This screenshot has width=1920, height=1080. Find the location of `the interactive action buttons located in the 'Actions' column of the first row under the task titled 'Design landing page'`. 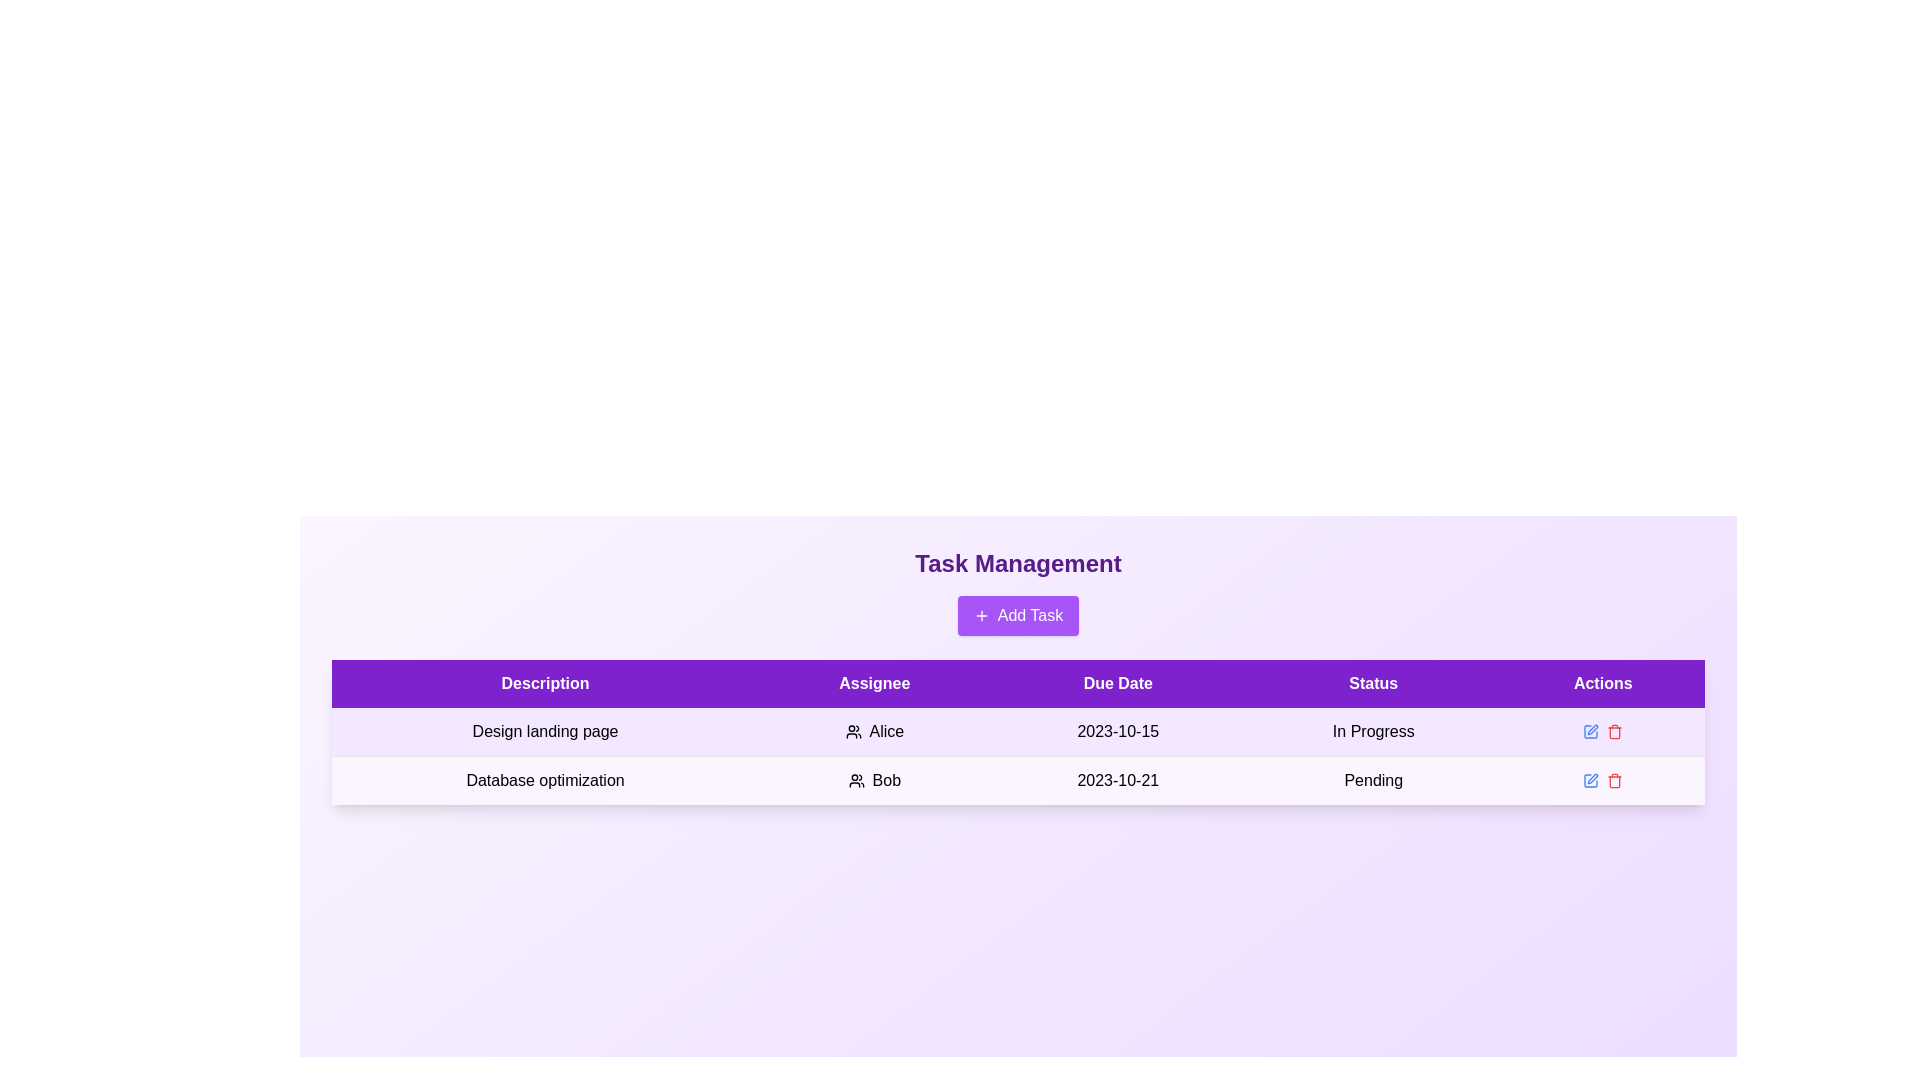

the interactive action buttons located in the 'Actions' column of the first row under the task titled 'Design landing page' is located at coordinates (1603, 732).